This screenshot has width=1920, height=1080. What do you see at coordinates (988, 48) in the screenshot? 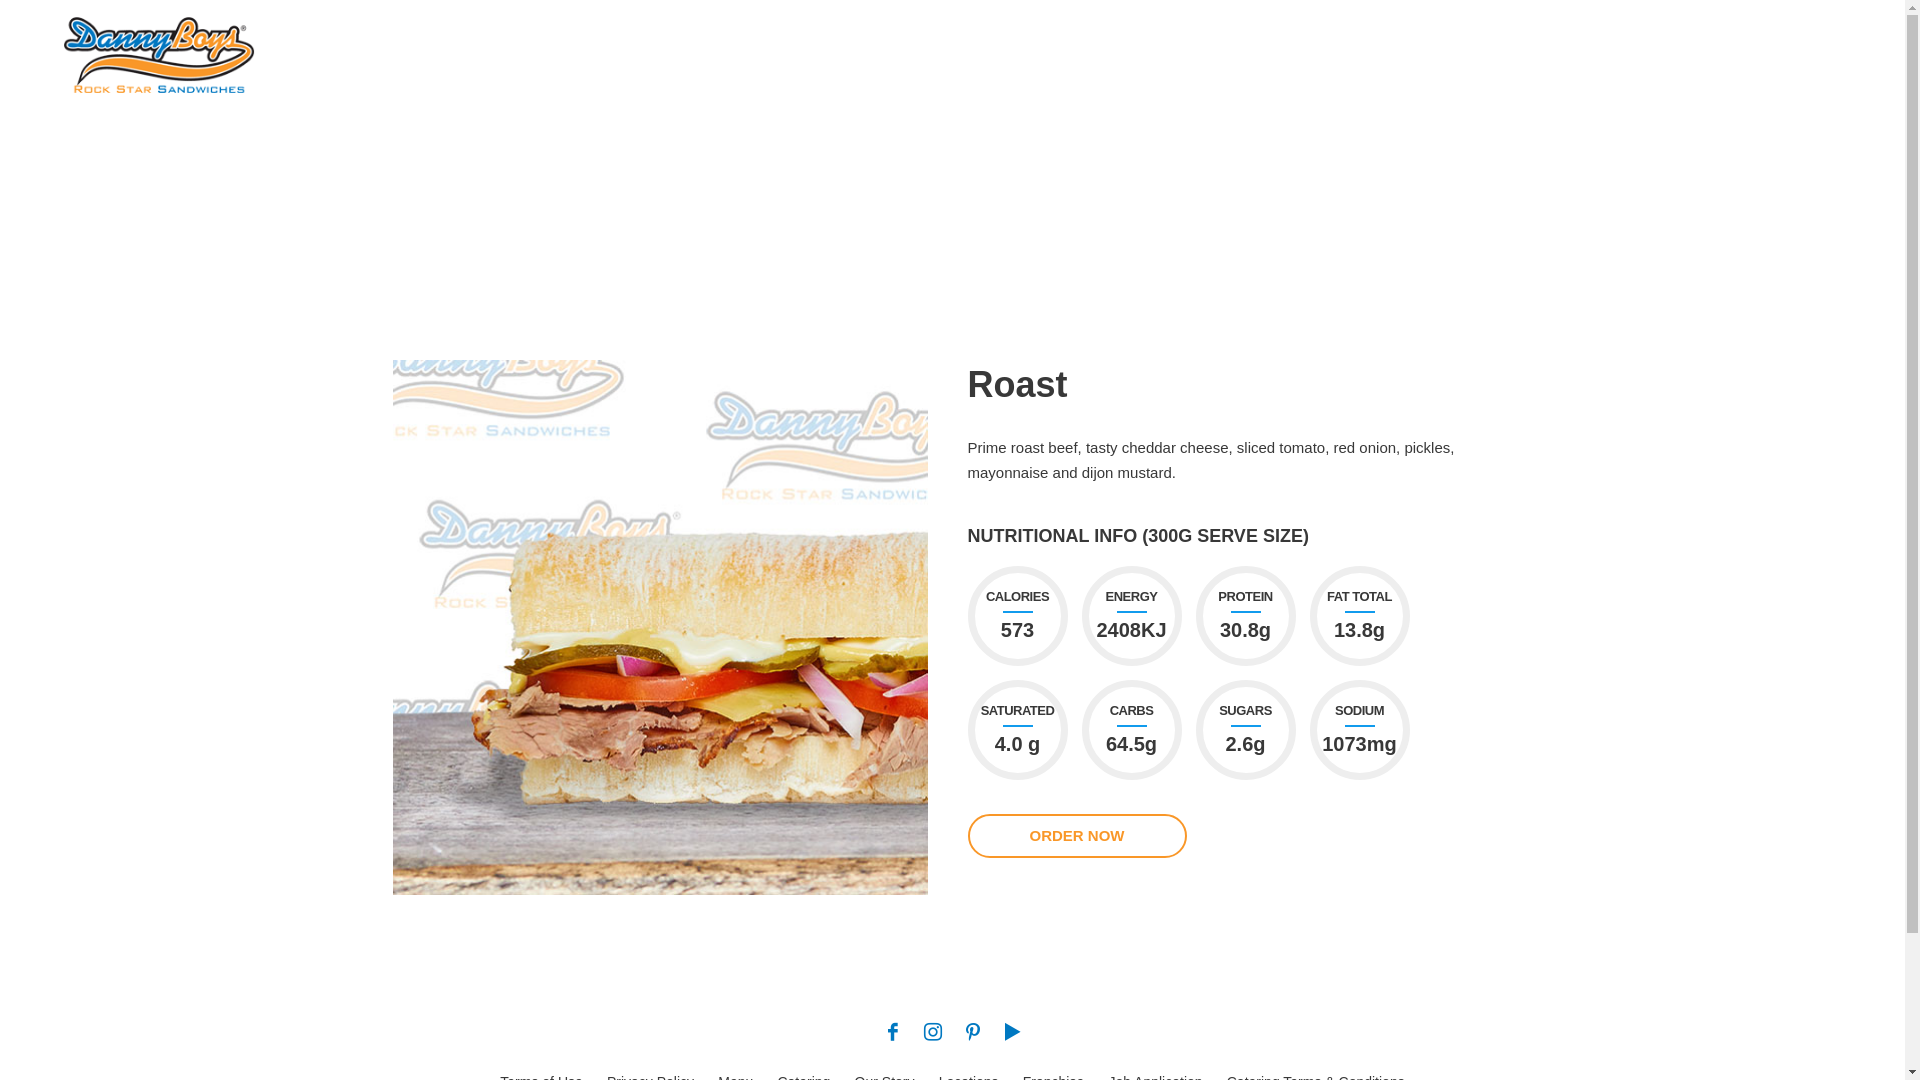
I see `'MENU'` at bounding box center [988, 48].